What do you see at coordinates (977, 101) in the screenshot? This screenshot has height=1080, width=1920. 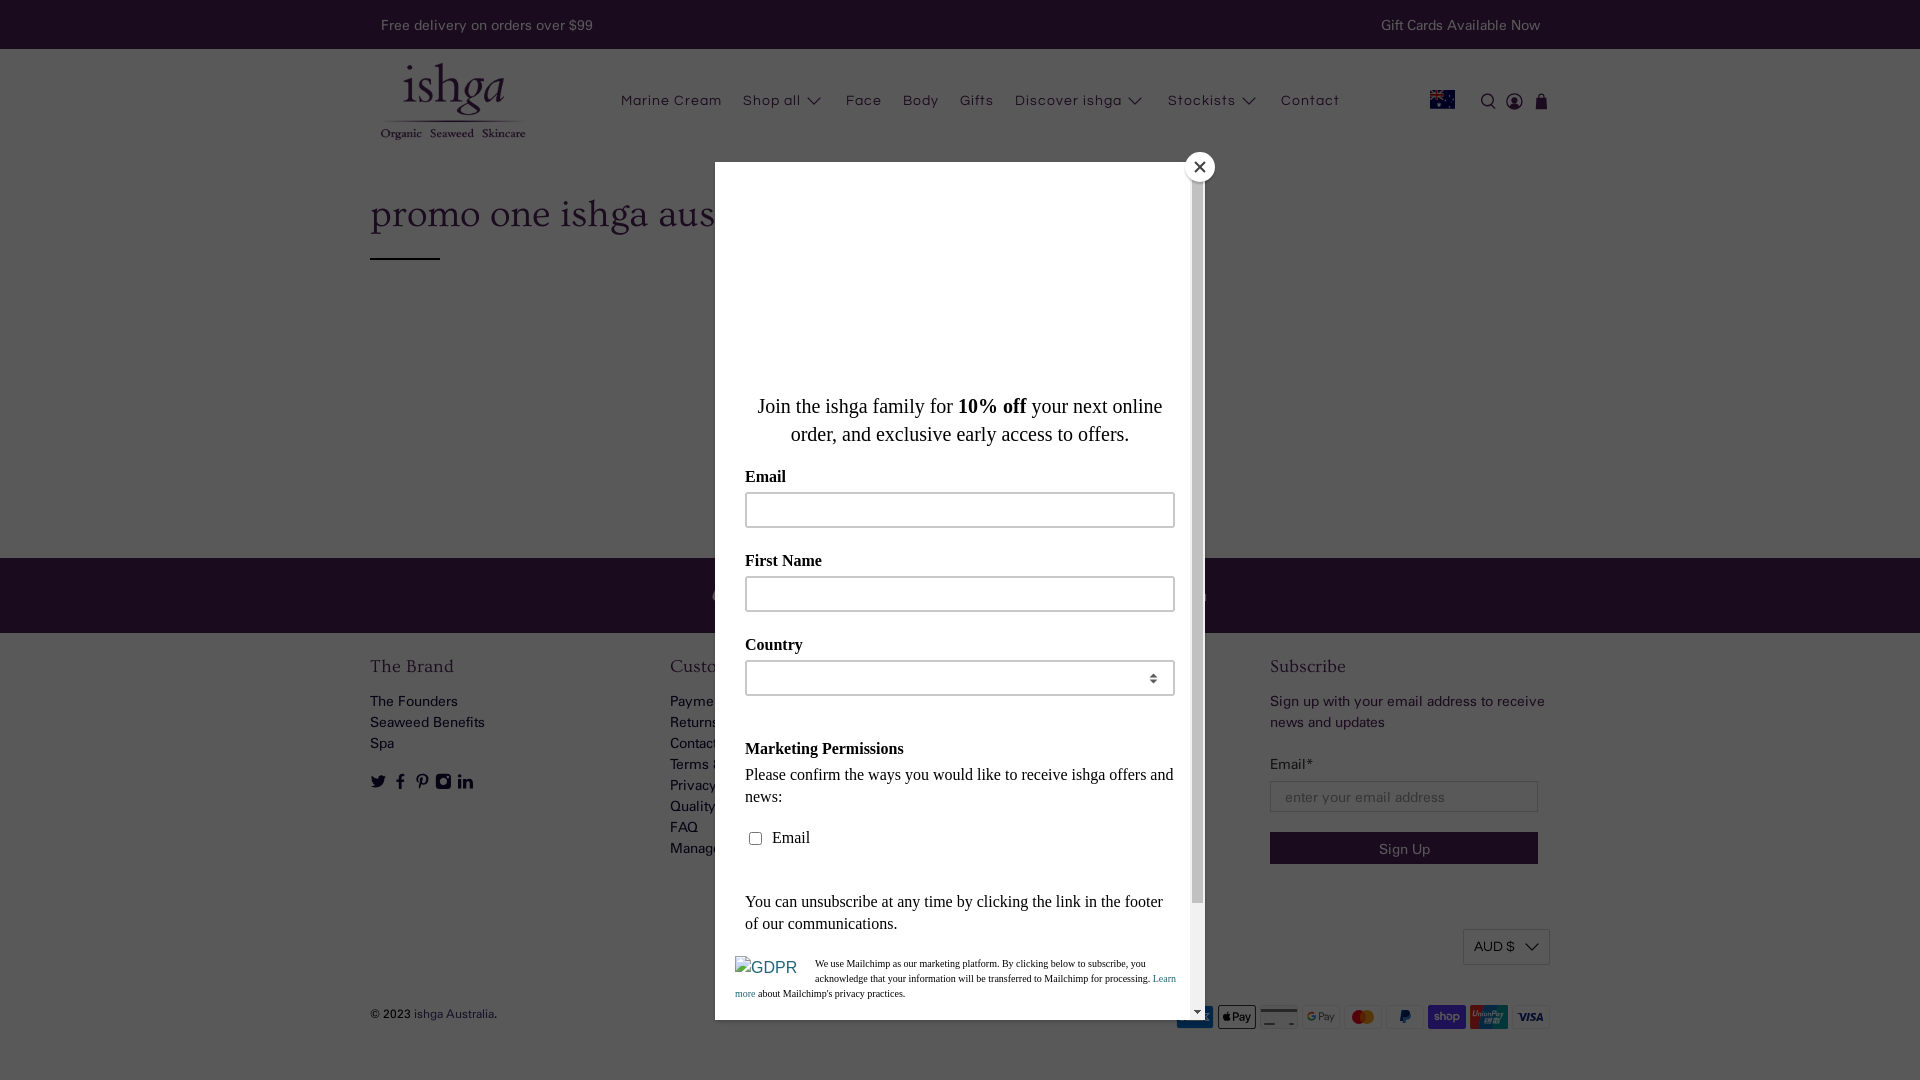 I see `'Gifts'` at bounding box center [977, 101].